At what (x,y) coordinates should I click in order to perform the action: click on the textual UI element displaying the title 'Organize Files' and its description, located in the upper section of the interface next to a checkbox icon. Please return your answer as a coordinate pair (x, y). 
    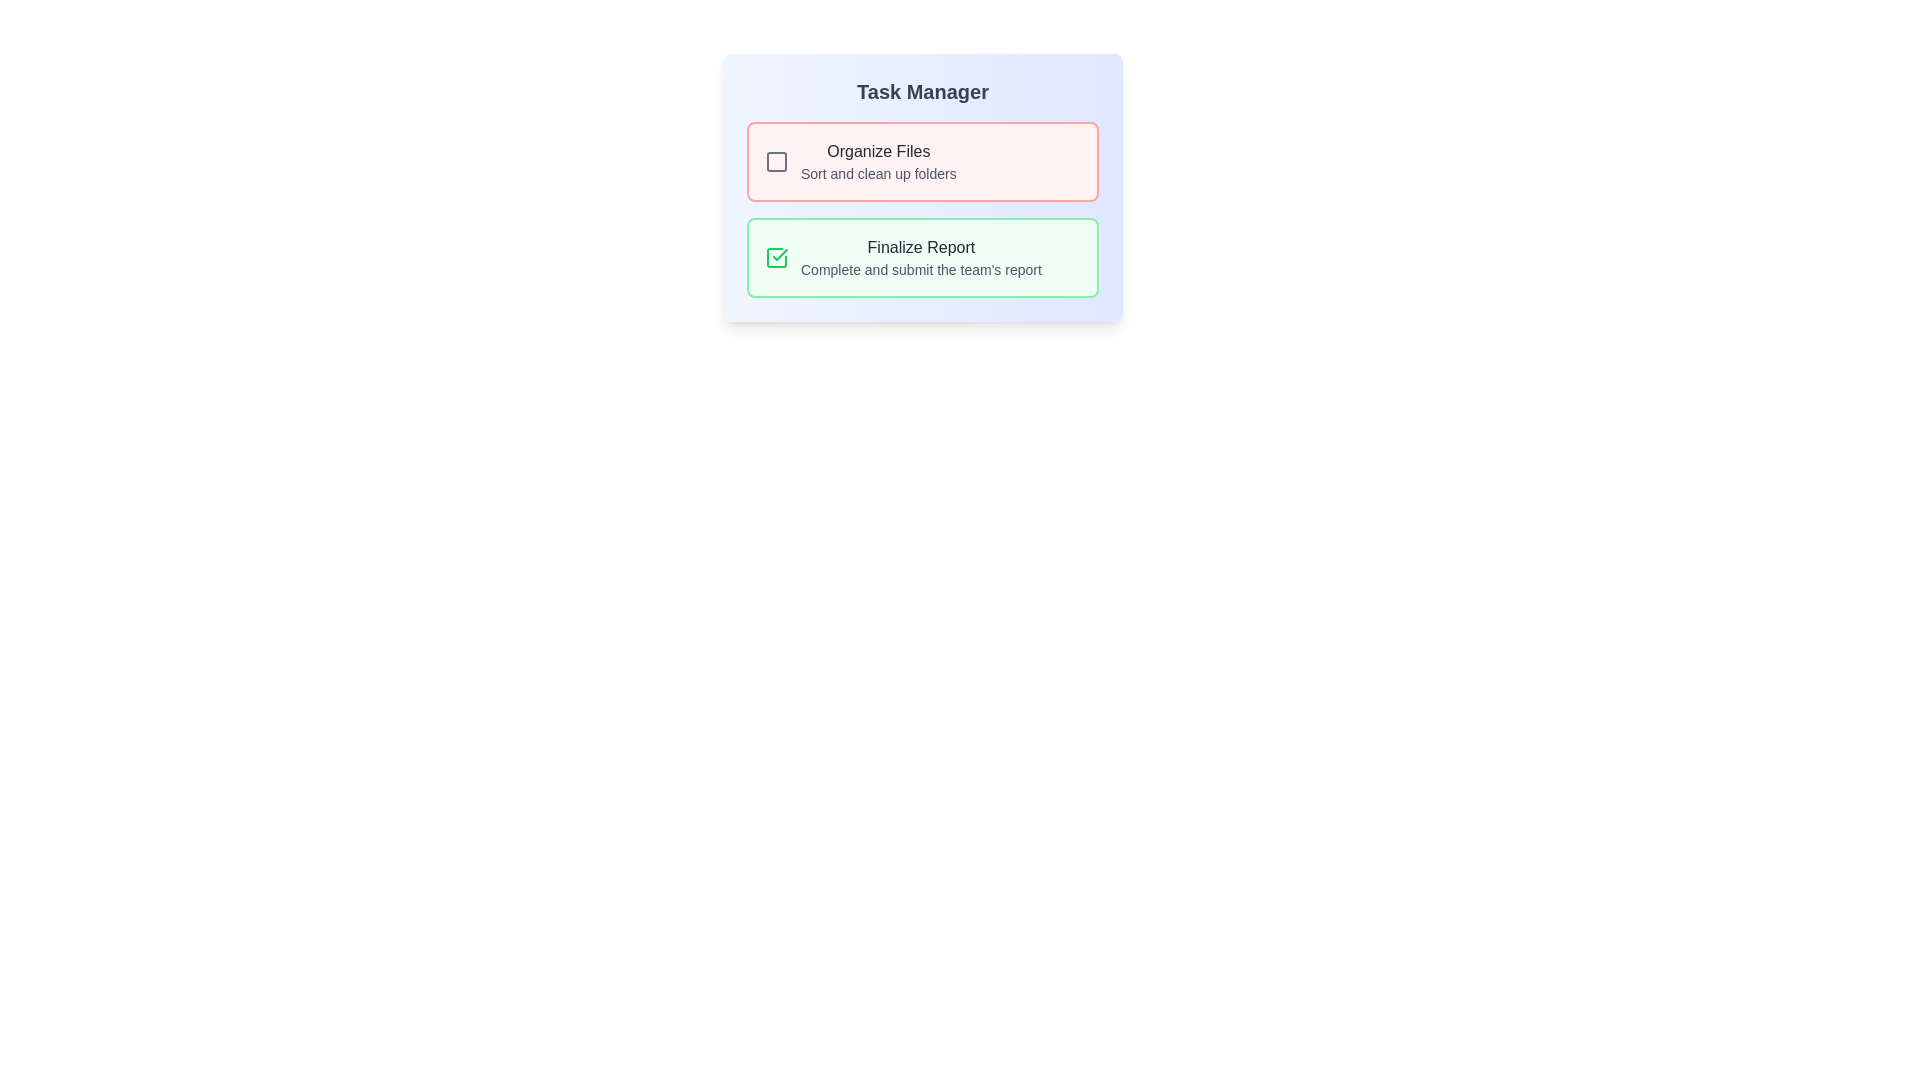
    Looking at the image, I should click on (878, 161).